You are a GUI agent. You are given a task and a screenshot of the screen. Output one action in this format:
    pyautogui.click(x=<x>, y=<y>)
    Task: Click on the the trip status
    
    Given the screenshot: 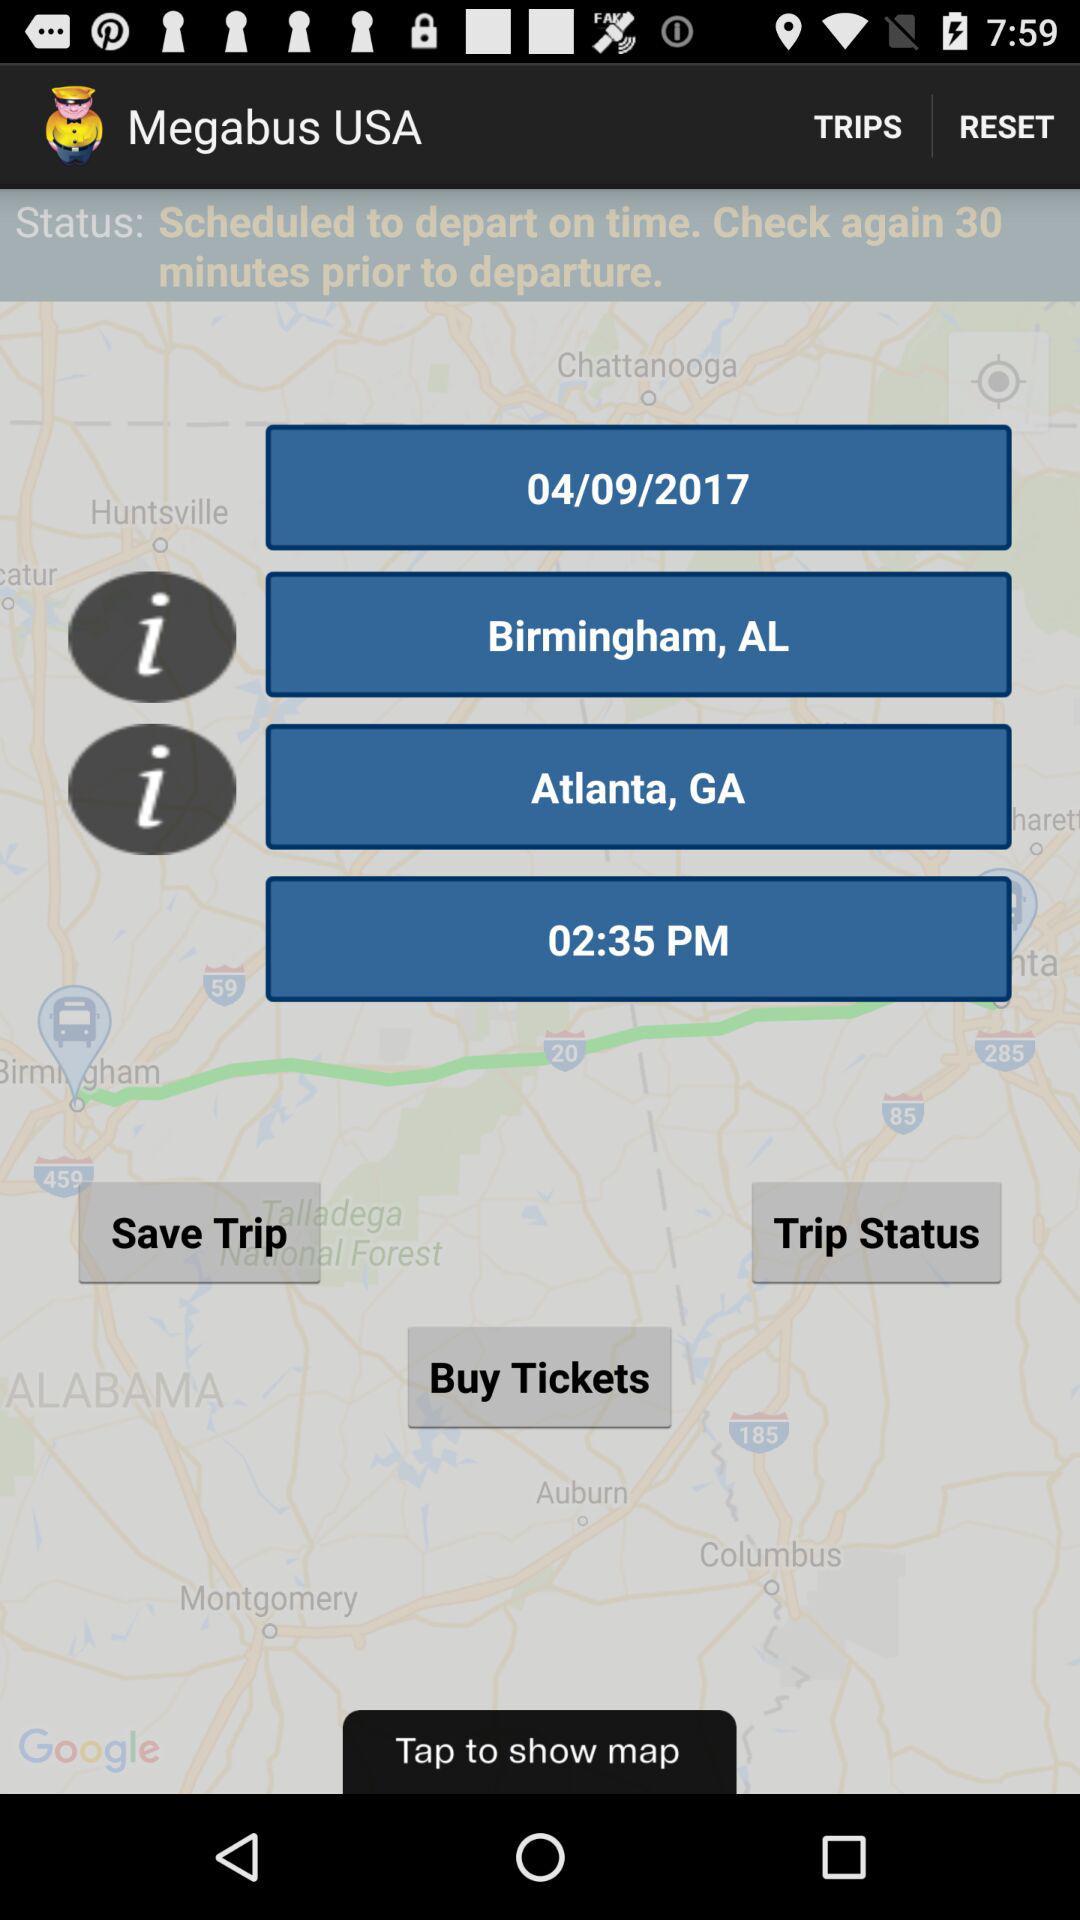 What is the action you would take?
    pyautogui.click(x=875, y=1230)
    